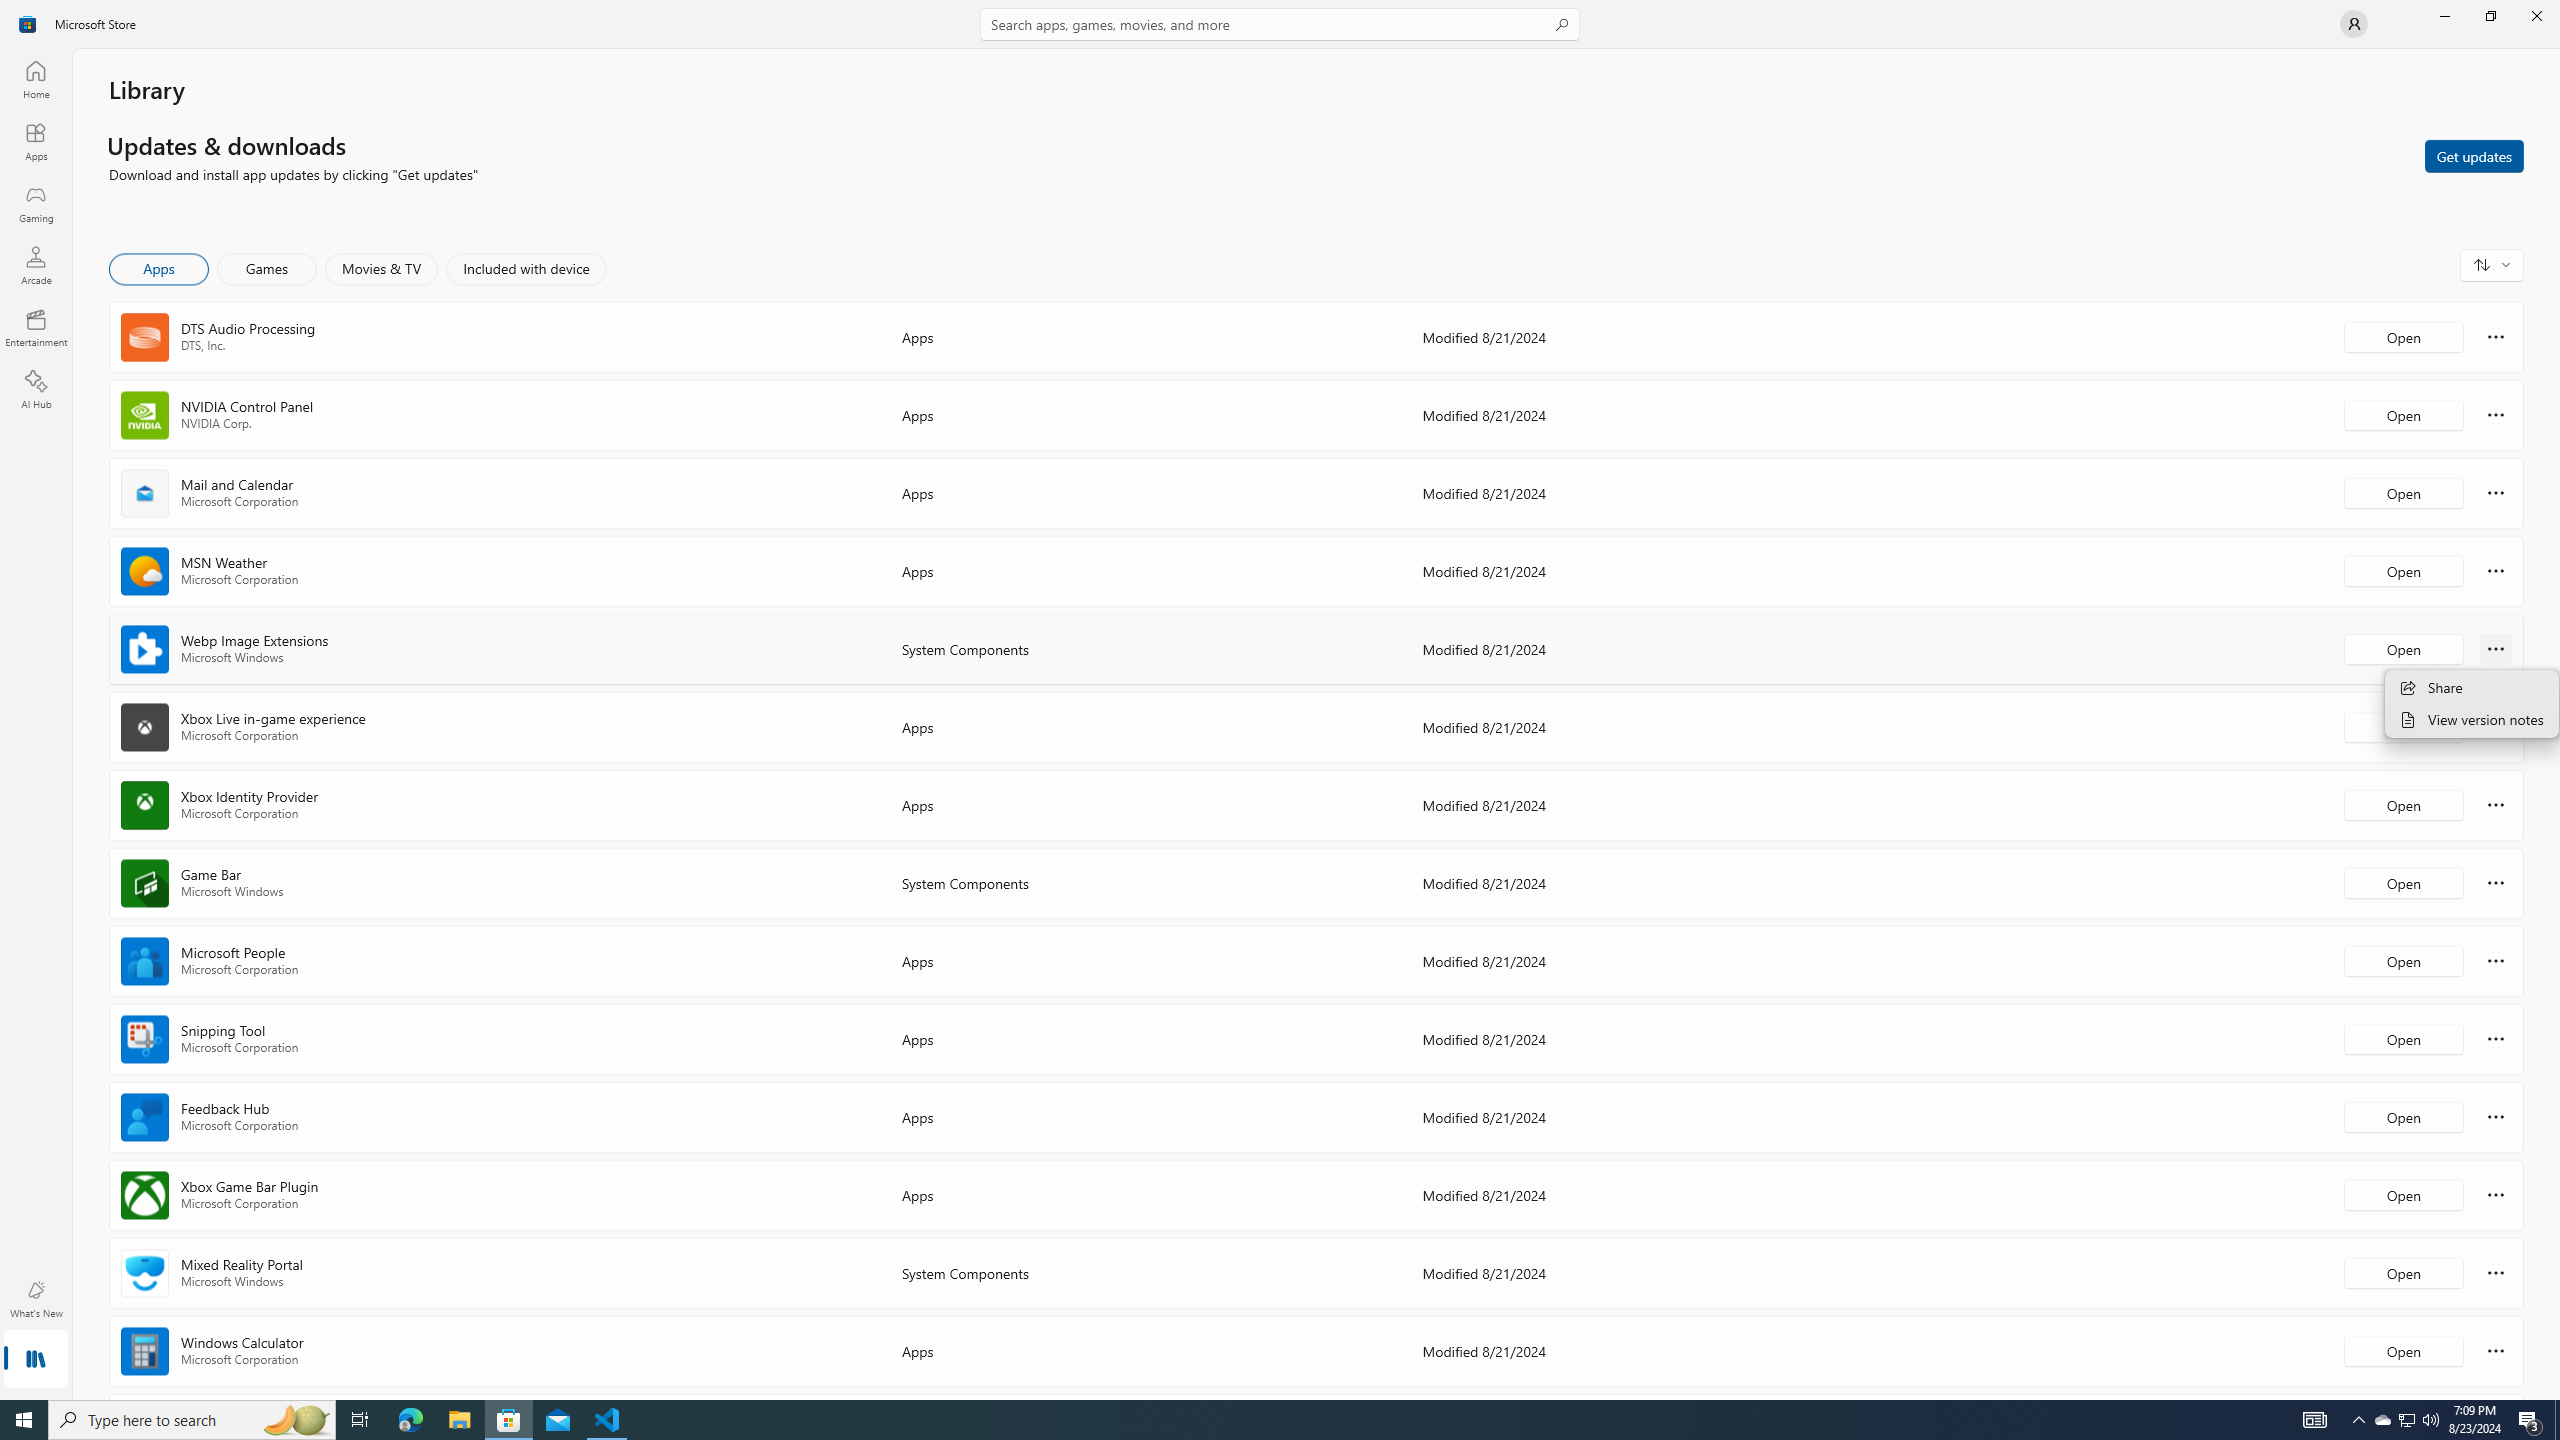 This screenshot has height=1440, width=2560. Describe the element at coordinates (2490, 15) in the screenshot. I see `'Restore Microsoft Store'` at that location.